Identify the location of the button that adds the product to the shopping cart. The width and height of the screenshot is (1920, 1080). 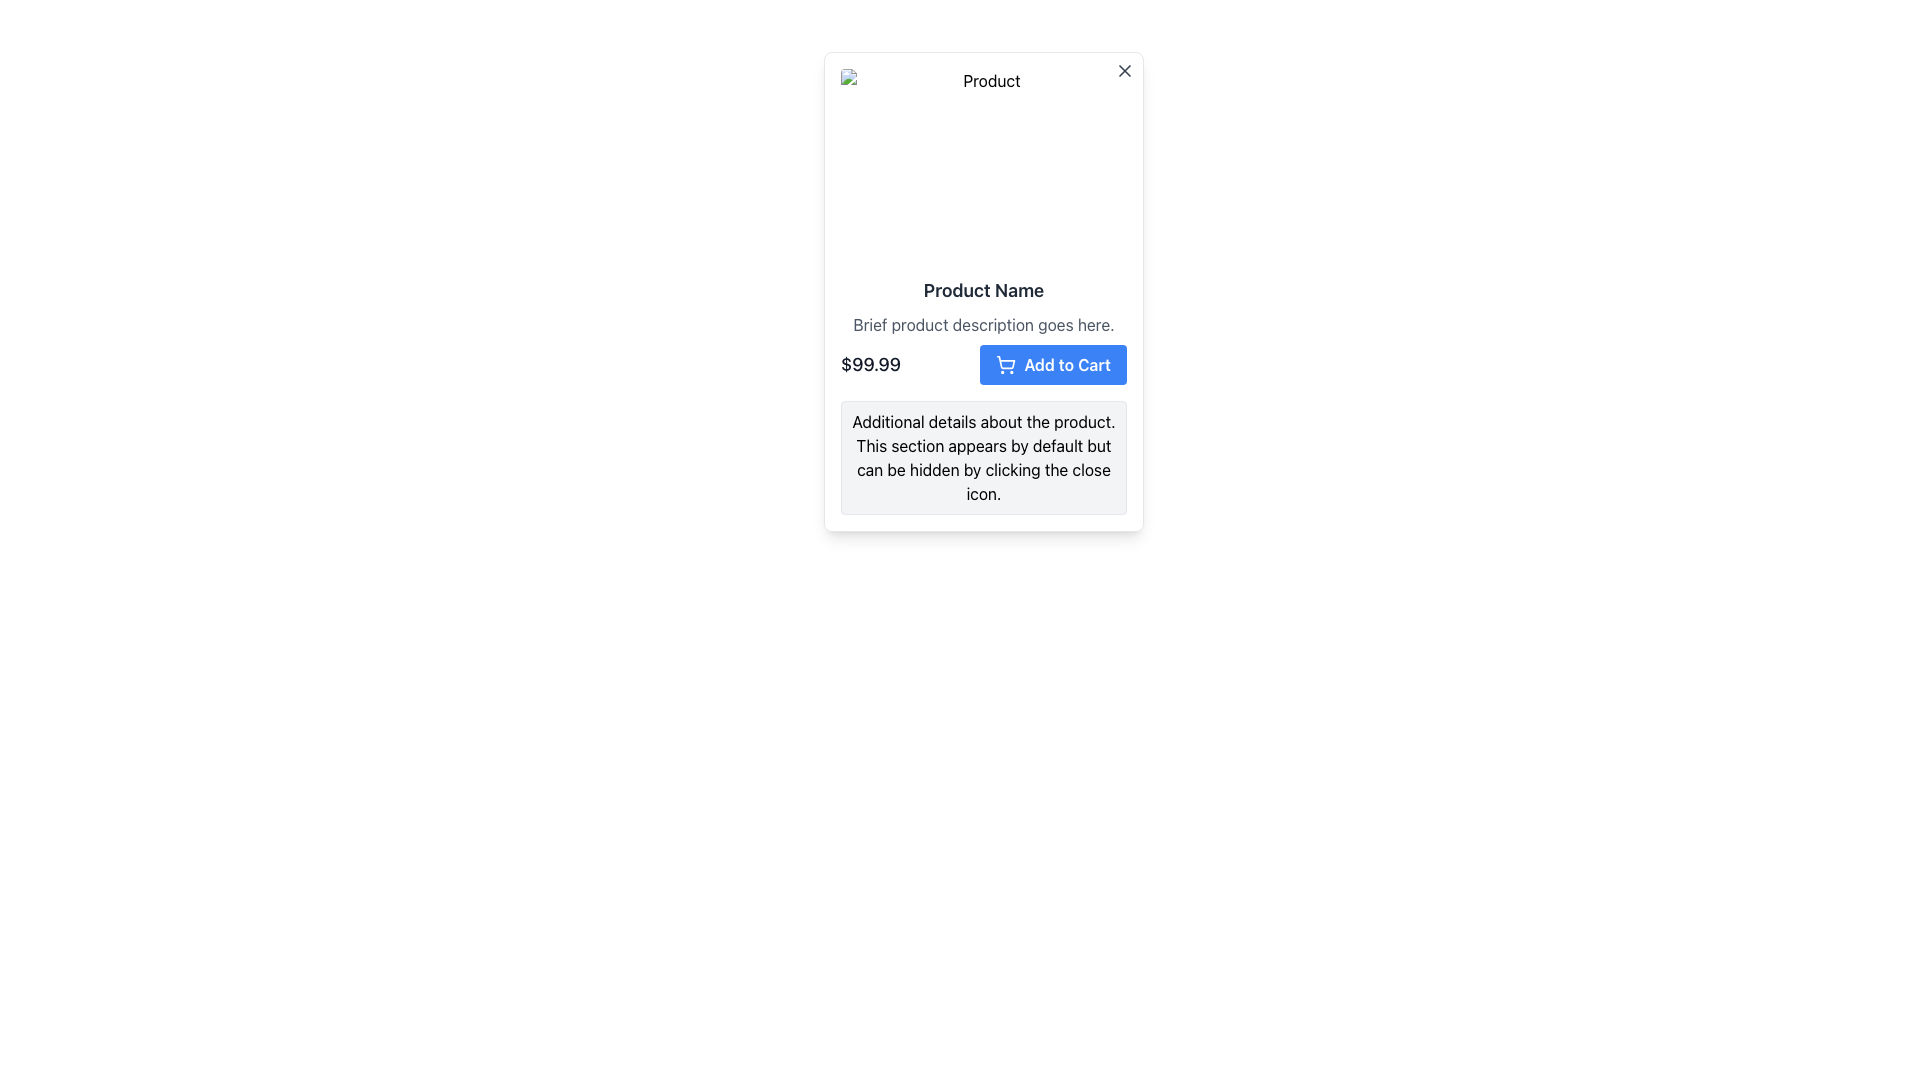
(1052, 365).